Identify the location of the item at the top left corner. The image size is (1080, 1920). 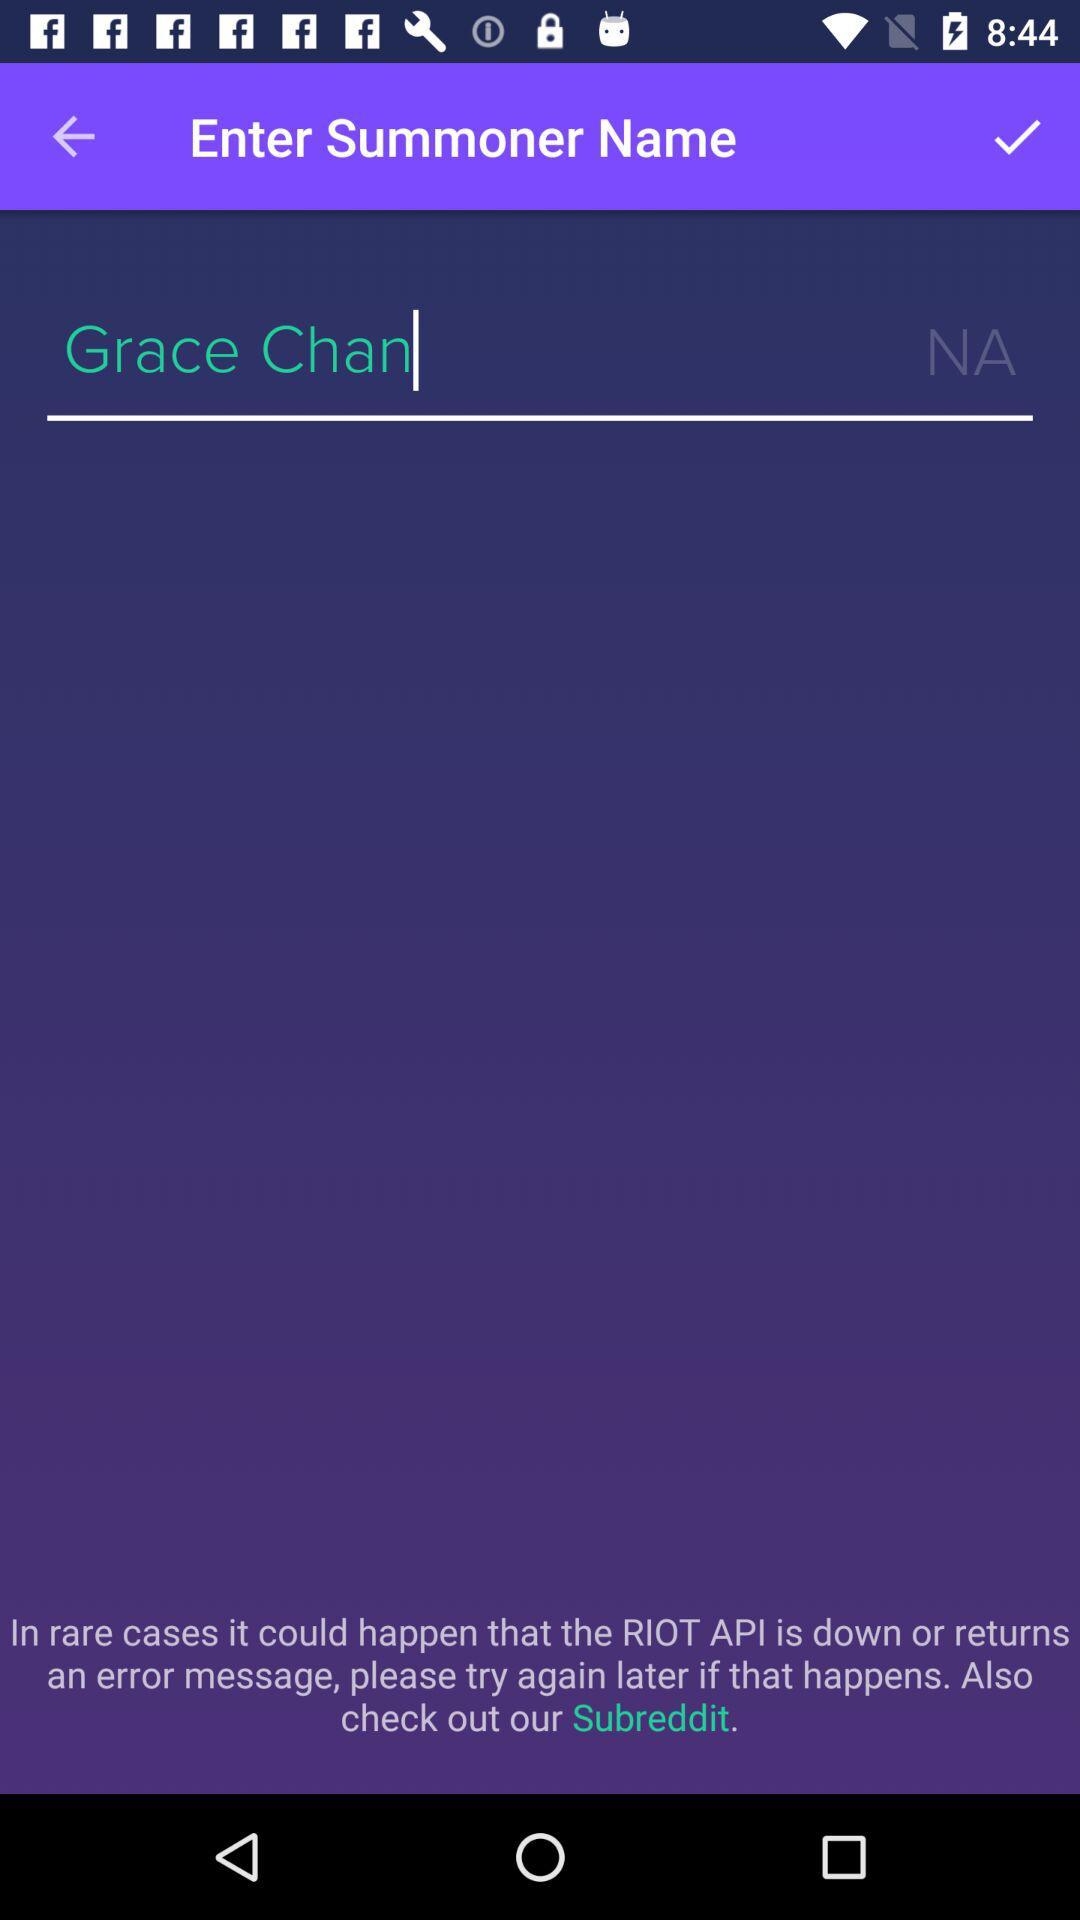
(72, 135).